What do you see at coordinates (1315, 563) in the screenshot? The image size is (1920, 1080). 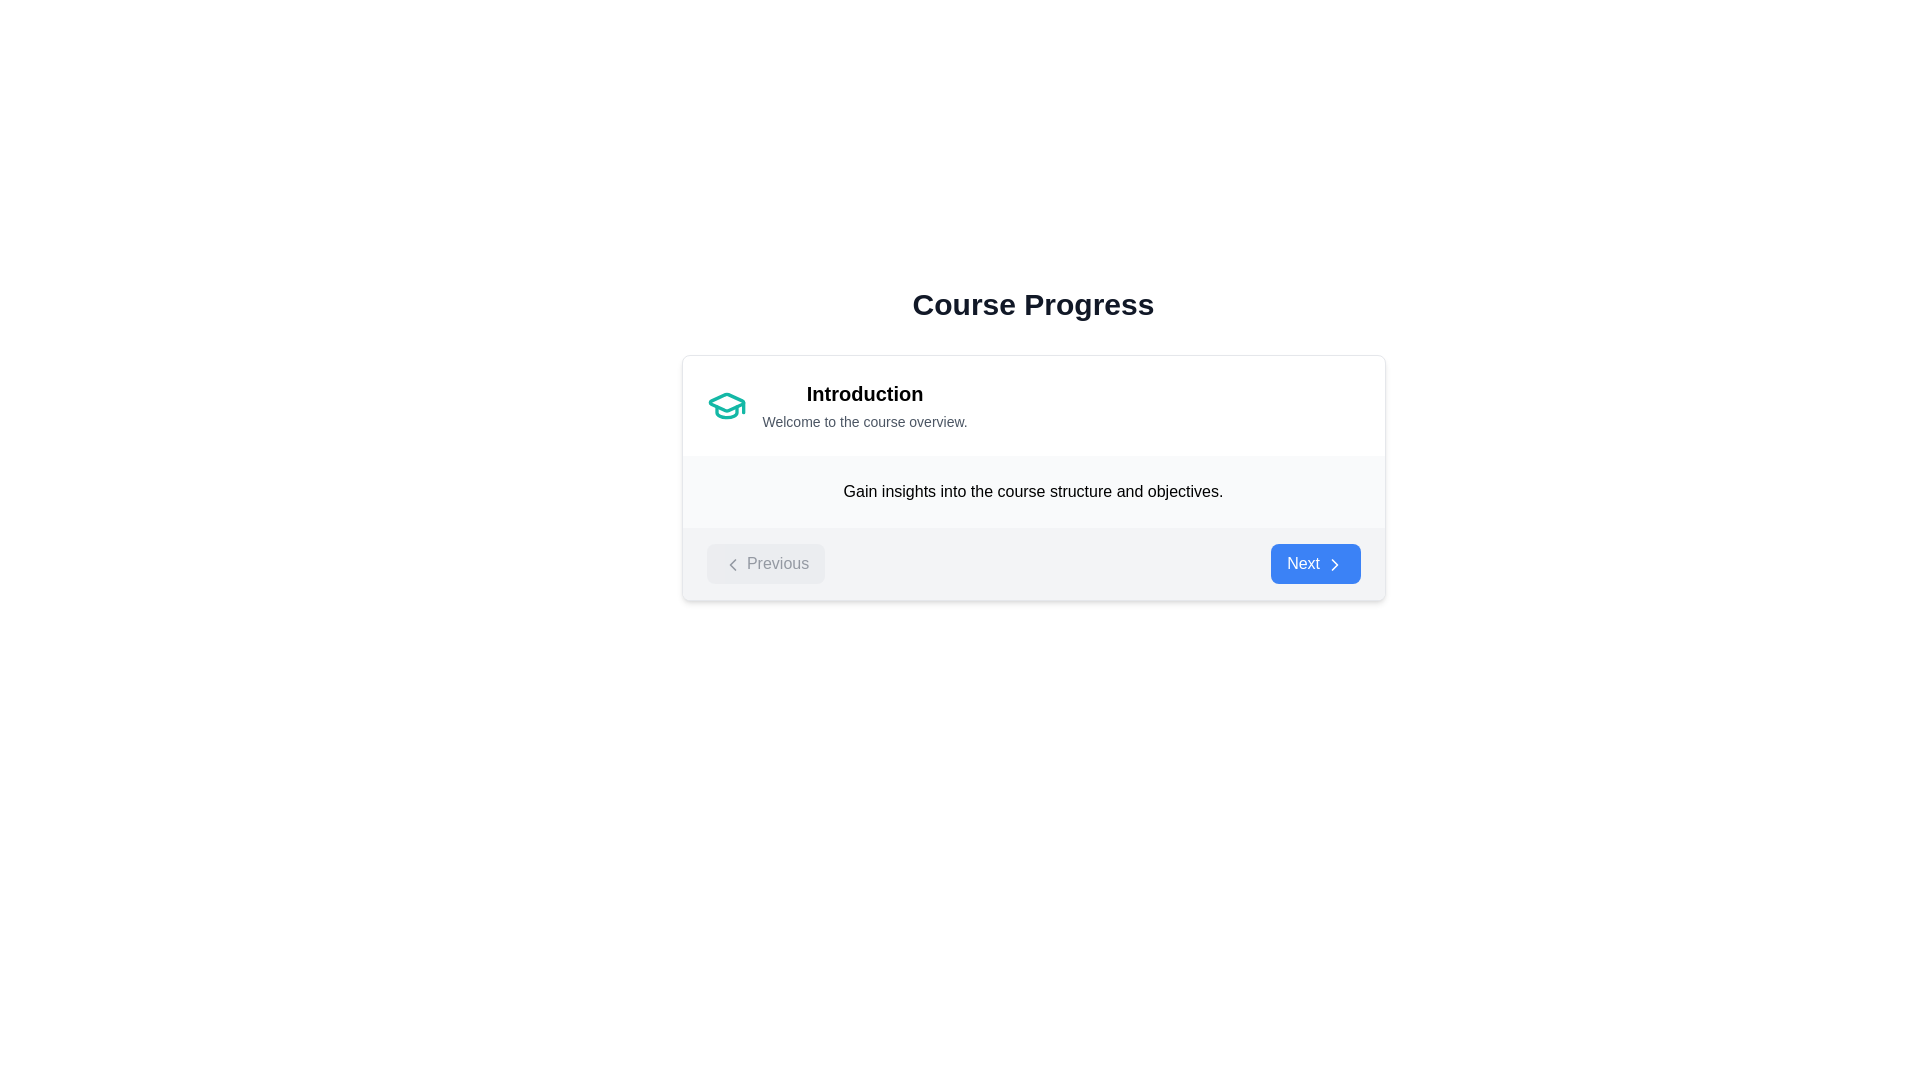 I see `the 'Next' button with a blue background and white text to interact` at bounding box center [1315, 563].